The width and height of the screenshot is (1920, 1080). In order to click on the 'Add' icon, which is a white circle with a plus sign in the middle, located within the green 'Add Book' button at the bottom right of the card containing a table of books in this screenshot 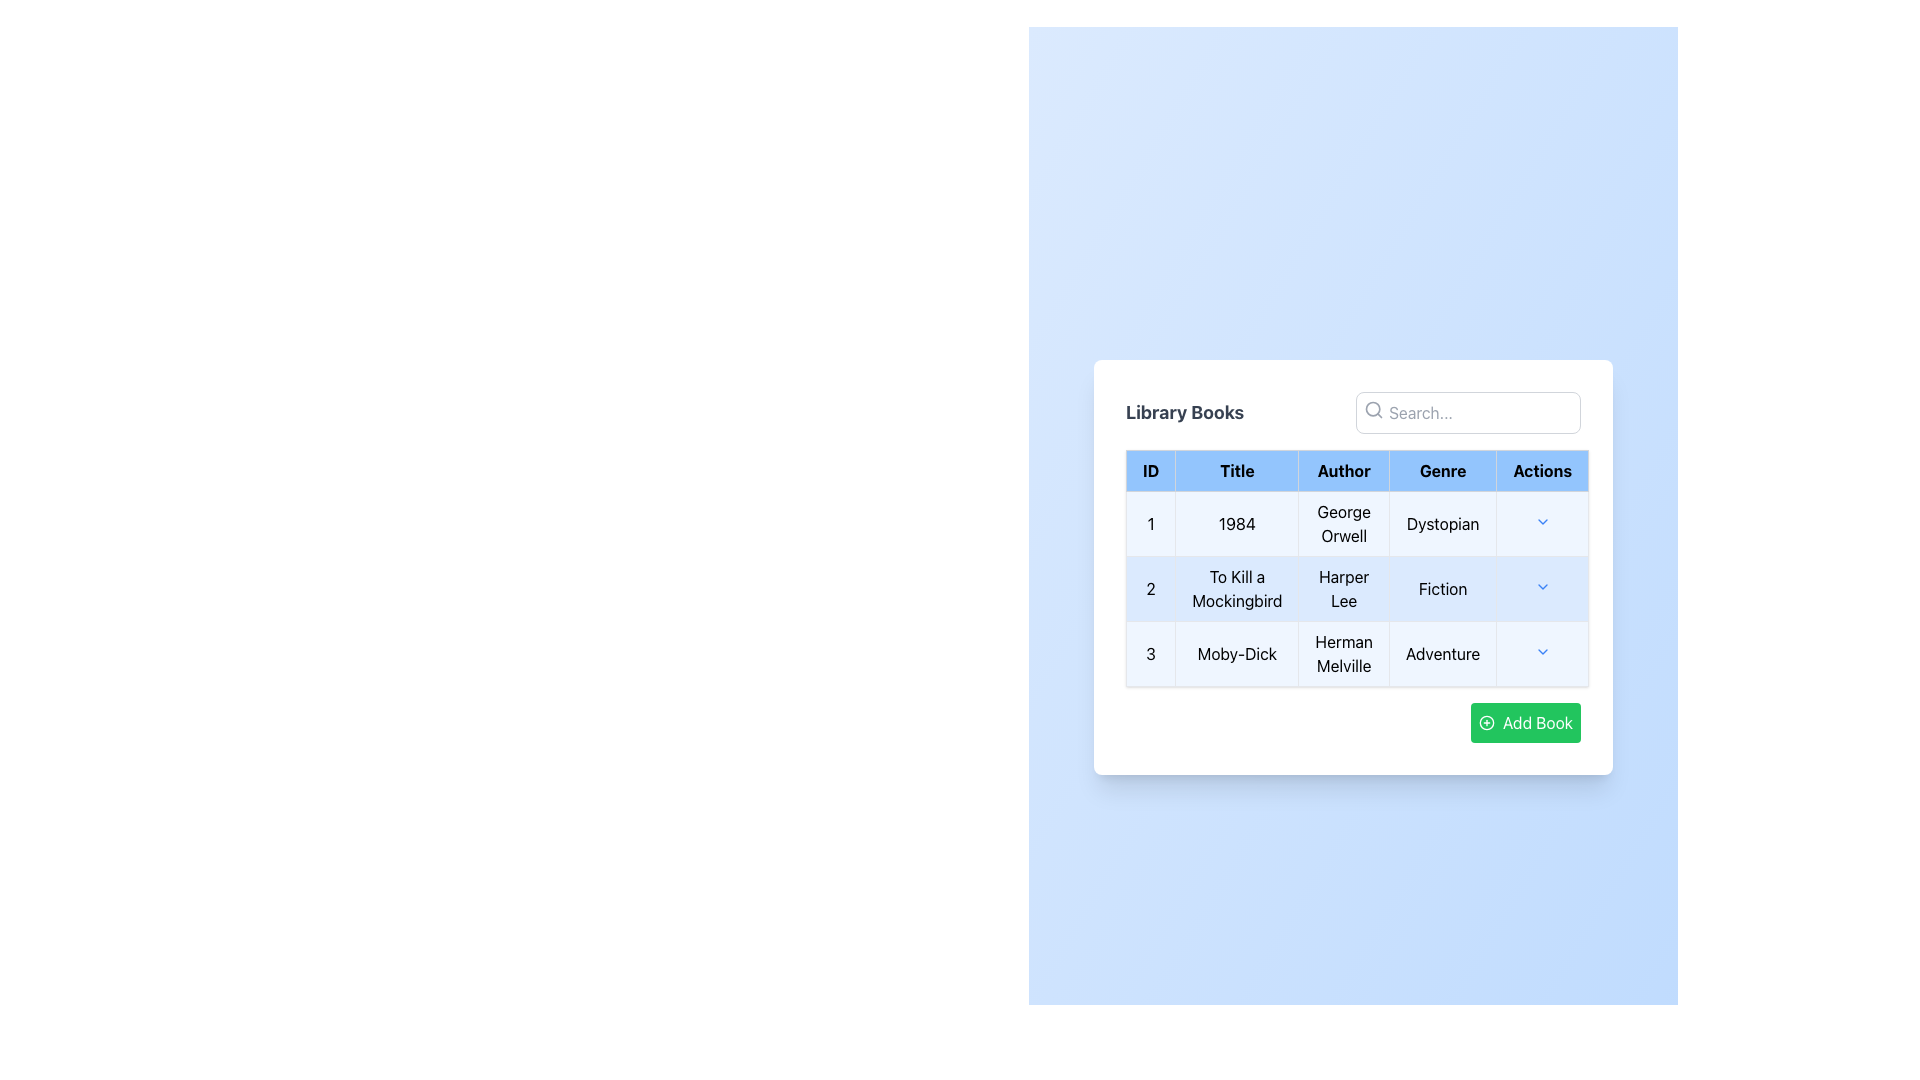, I will do `click(1487, 722)`.